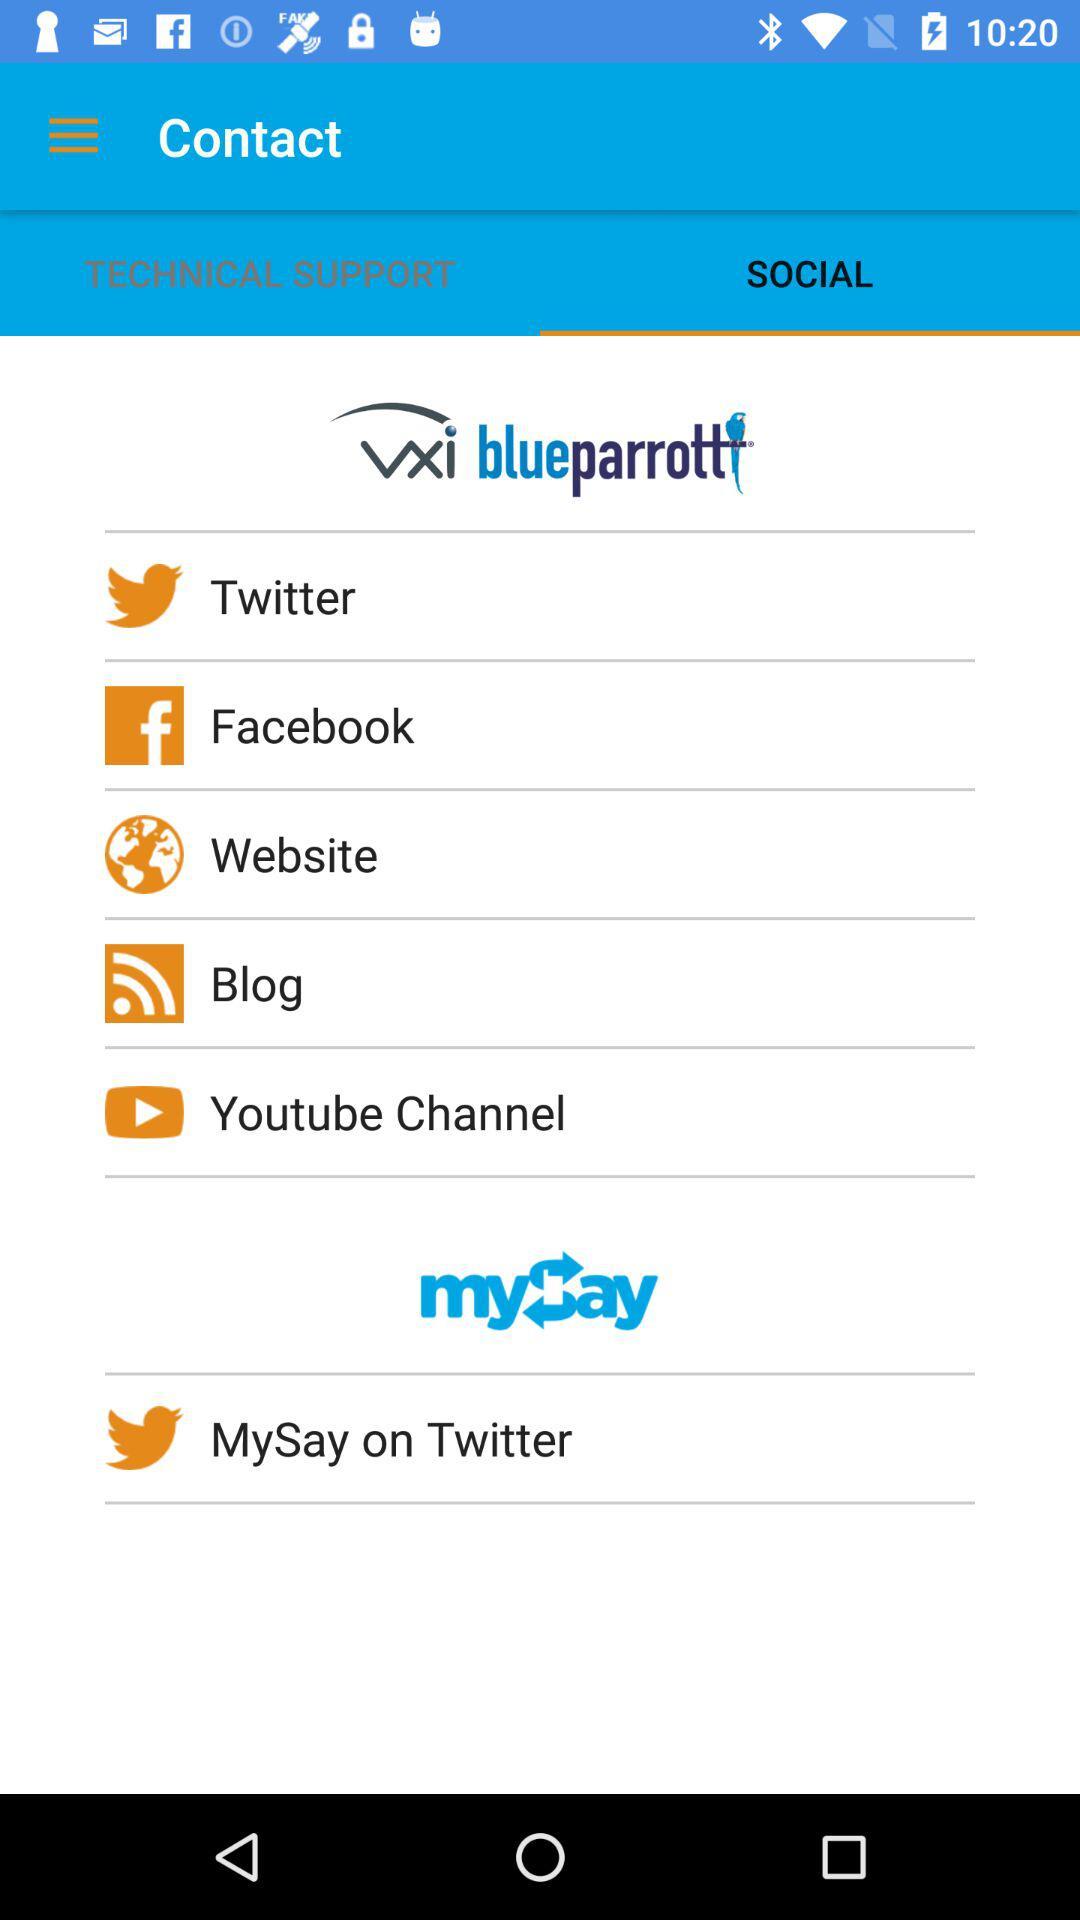  I want to click on facebook icon, so click(324, 723).